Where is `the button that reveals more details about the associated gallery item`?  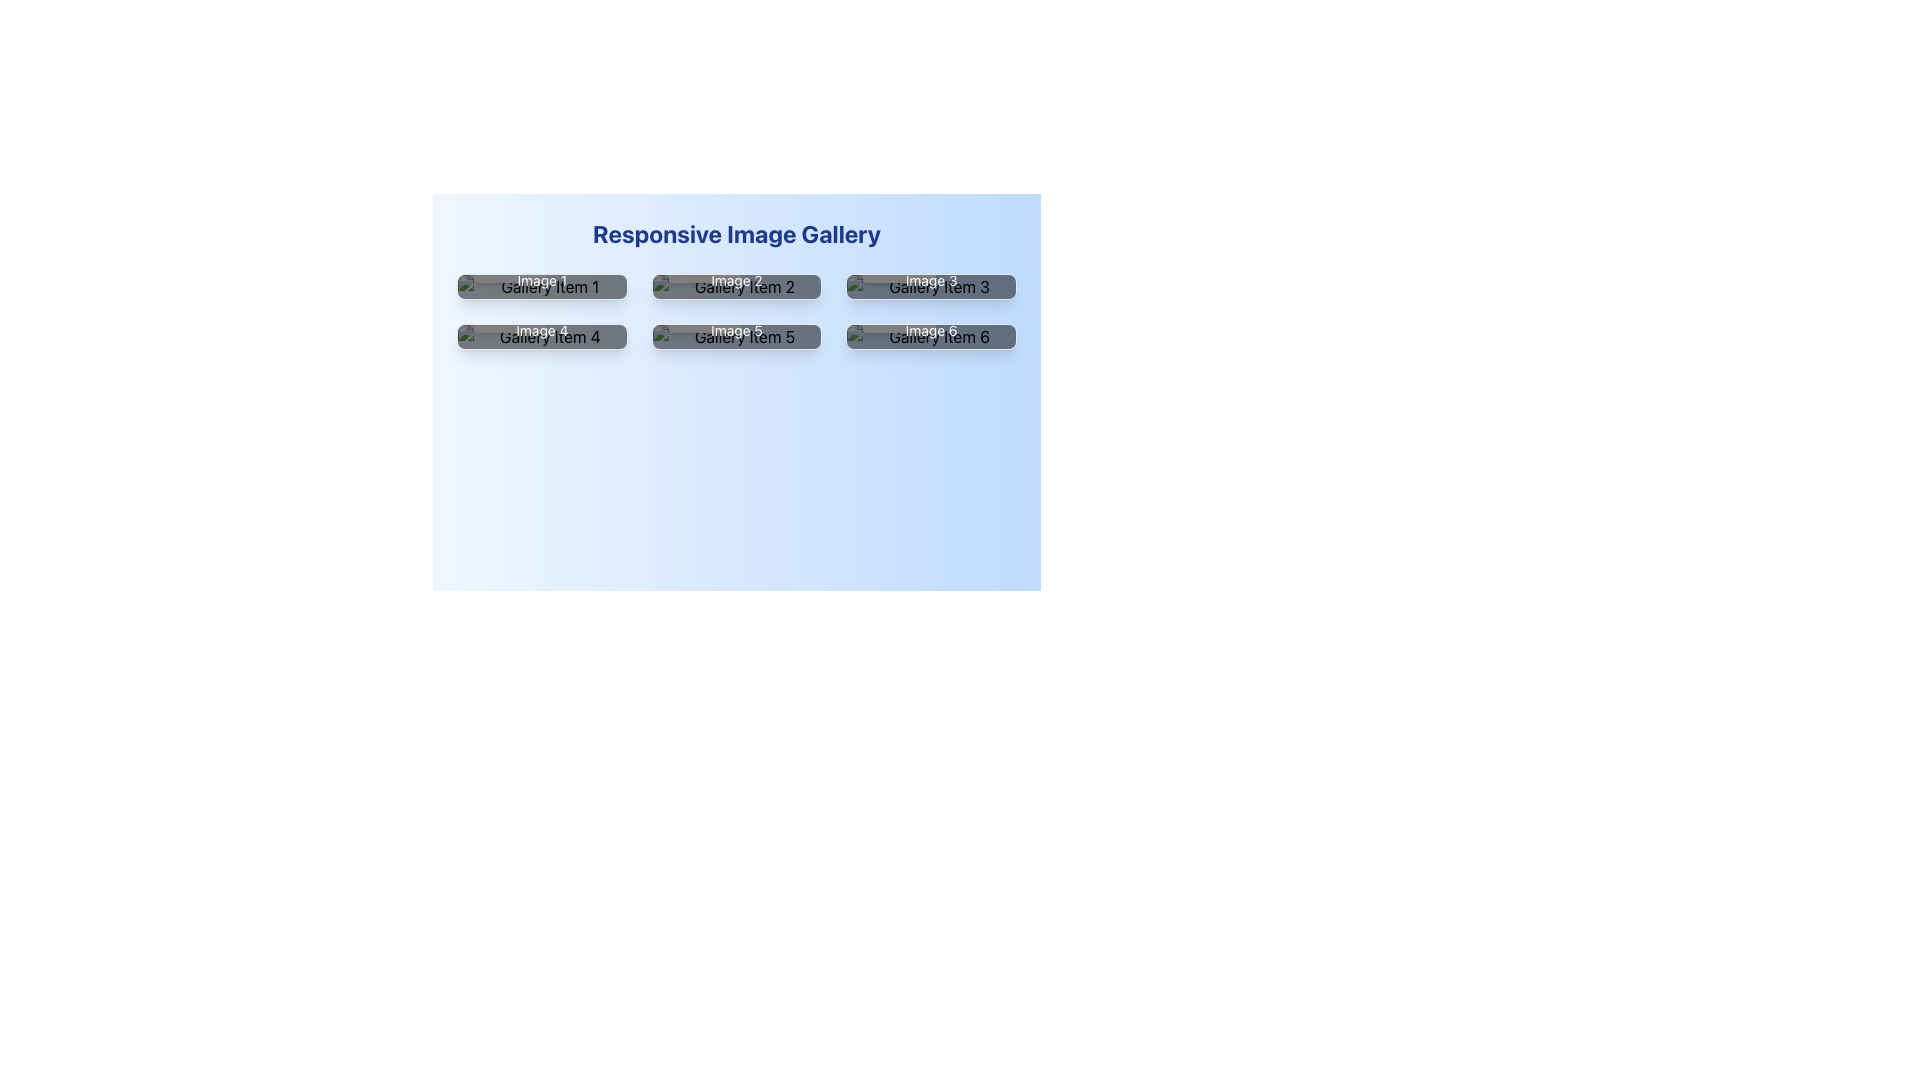 the button that reveals more details about the associated gallery item is located at coordinates (704, 300).